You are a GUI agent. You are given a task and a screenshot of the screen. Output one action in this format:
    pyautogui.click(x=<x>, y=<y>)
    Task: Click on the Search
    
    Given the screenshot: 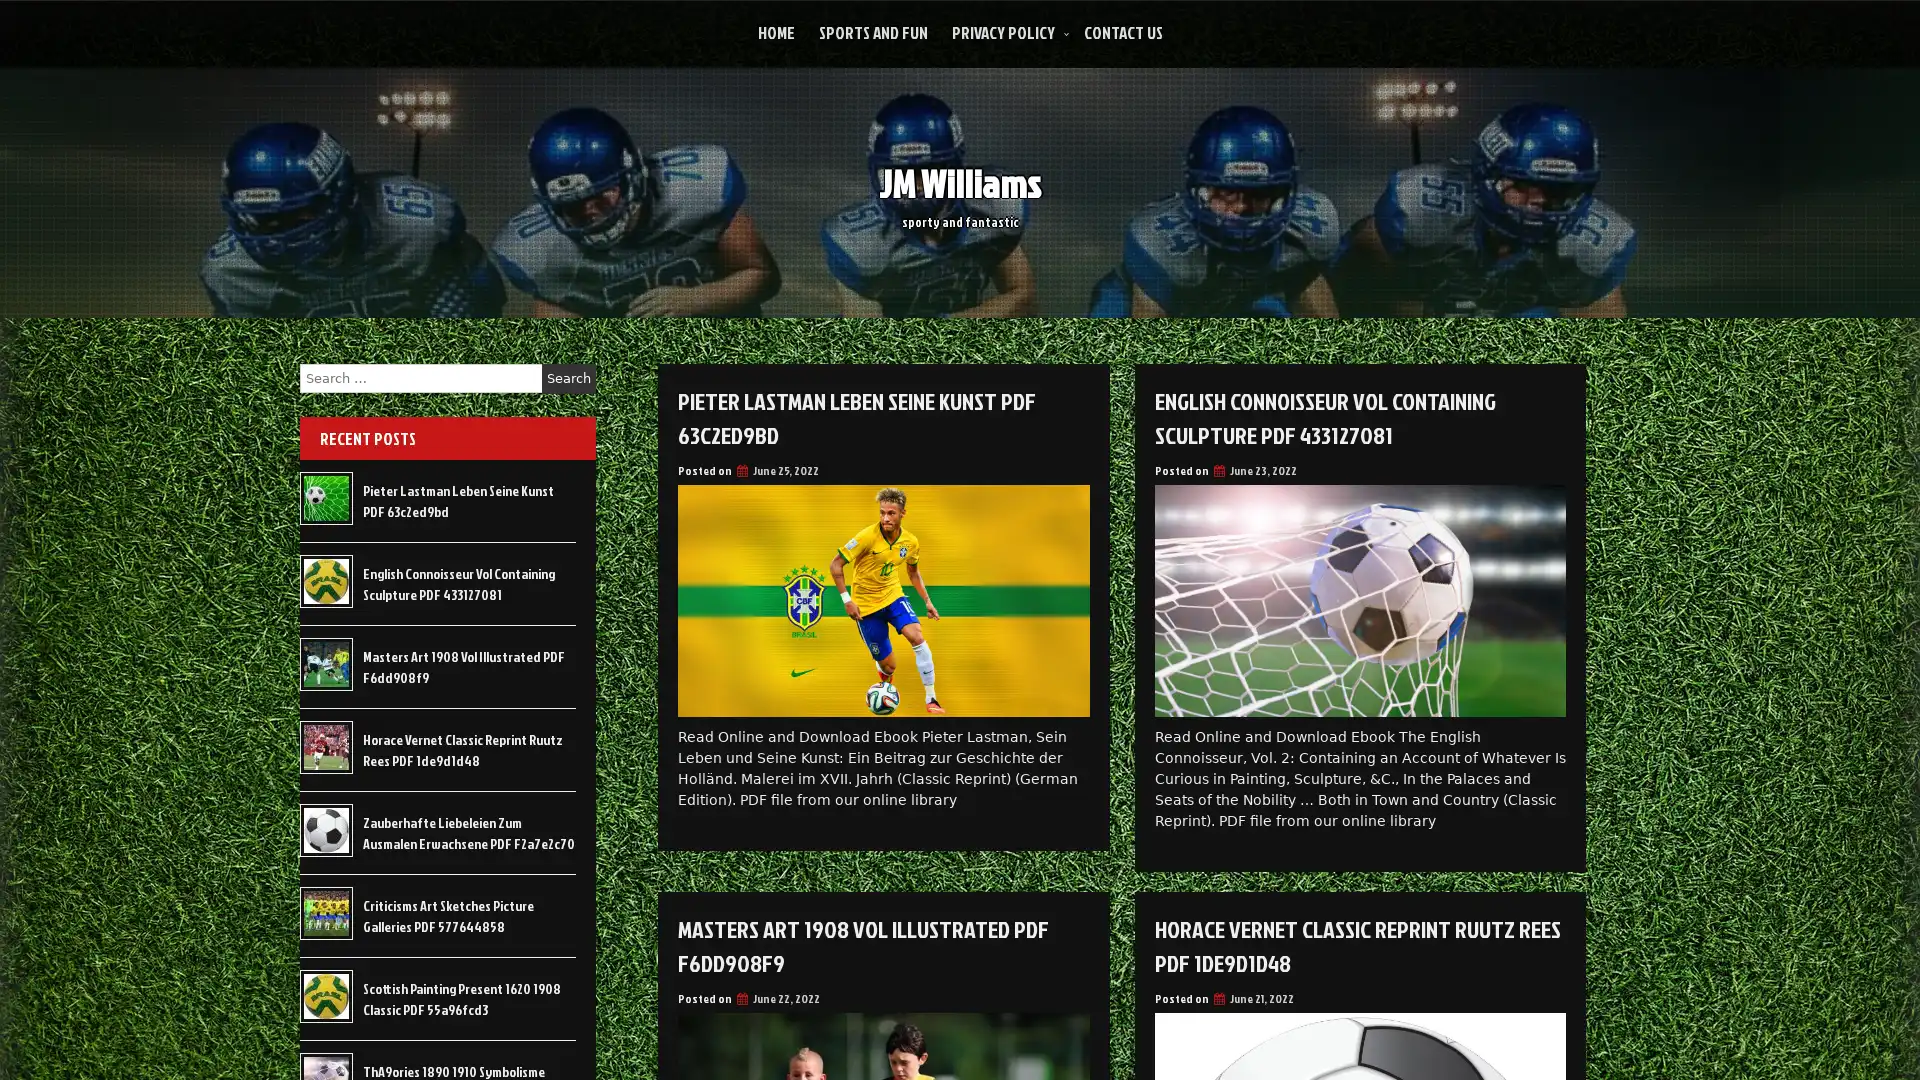 What is the action you would take?
    pyautogui.click(x=568, y=378)
    